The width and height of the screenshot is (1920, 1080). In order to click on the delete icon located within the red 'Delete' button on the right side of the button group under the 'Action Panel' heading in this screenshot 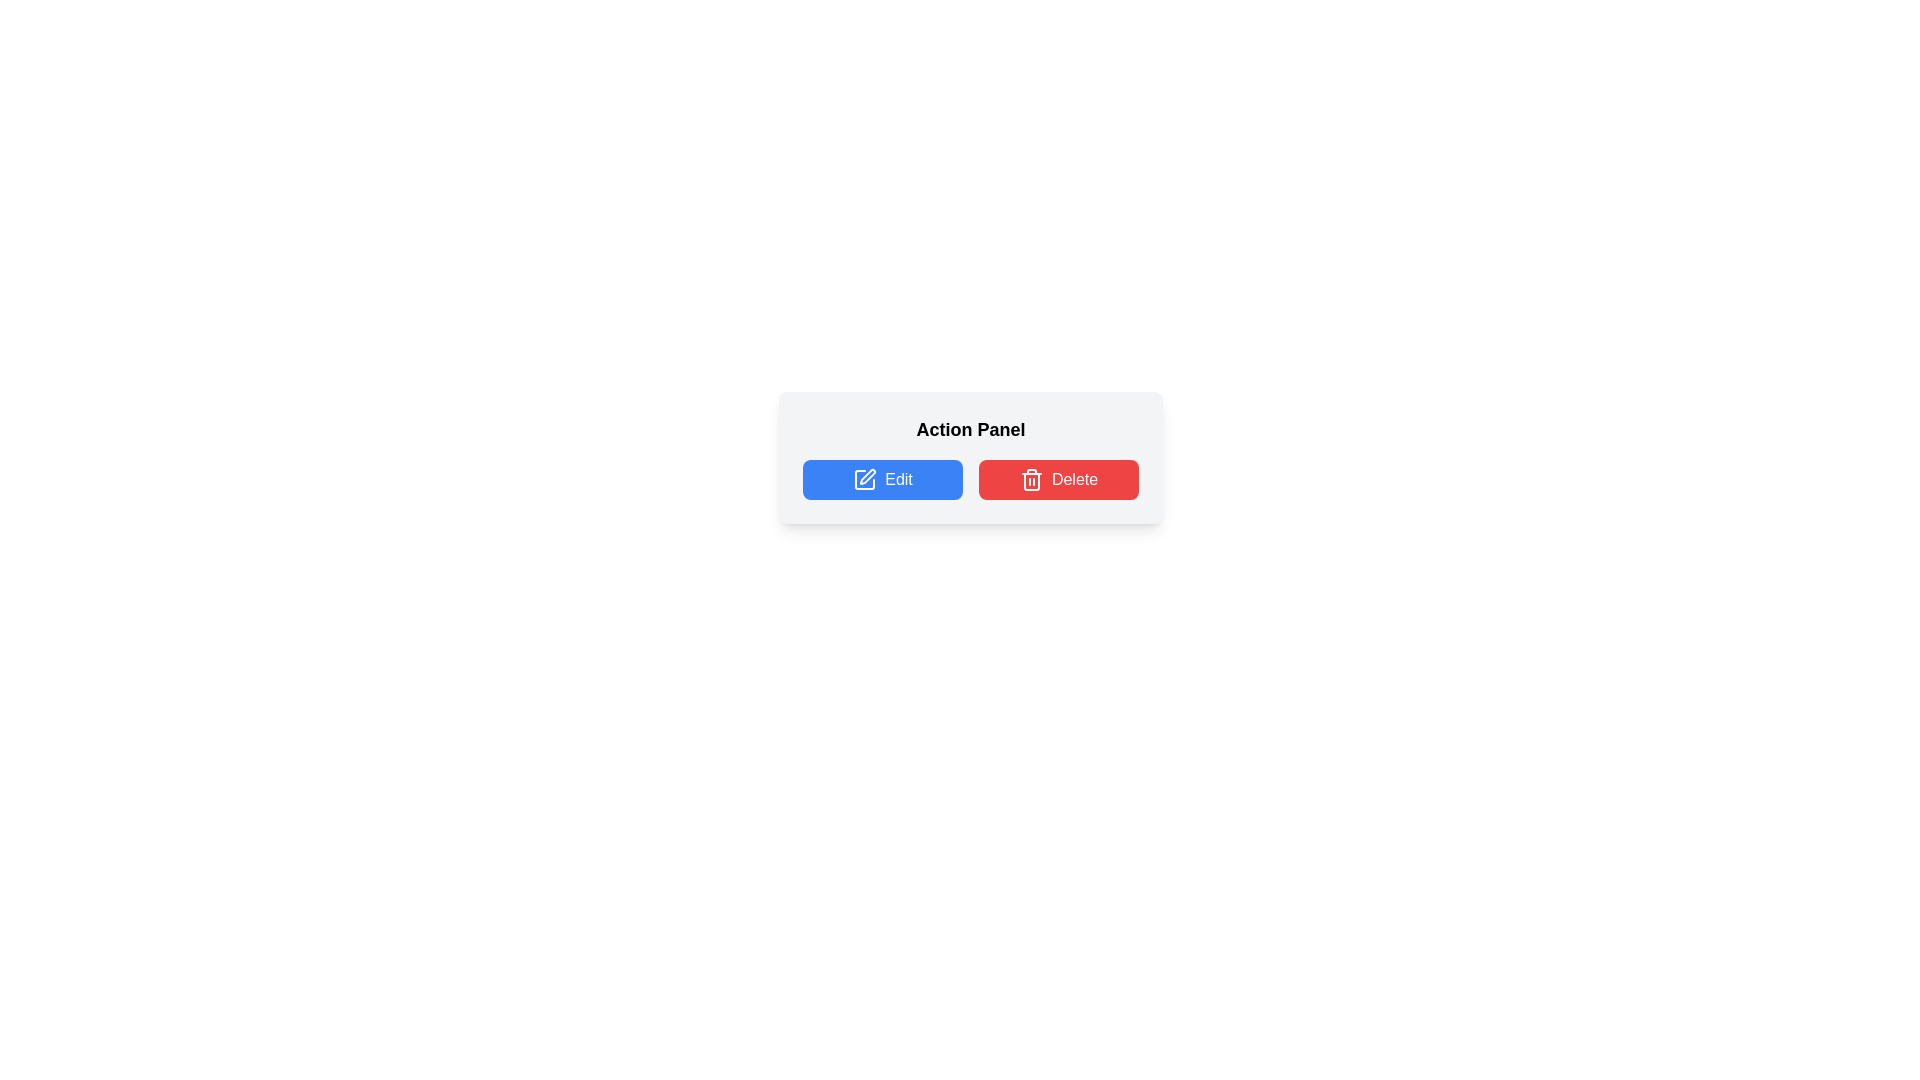, I will do `click(1031, 479)`.